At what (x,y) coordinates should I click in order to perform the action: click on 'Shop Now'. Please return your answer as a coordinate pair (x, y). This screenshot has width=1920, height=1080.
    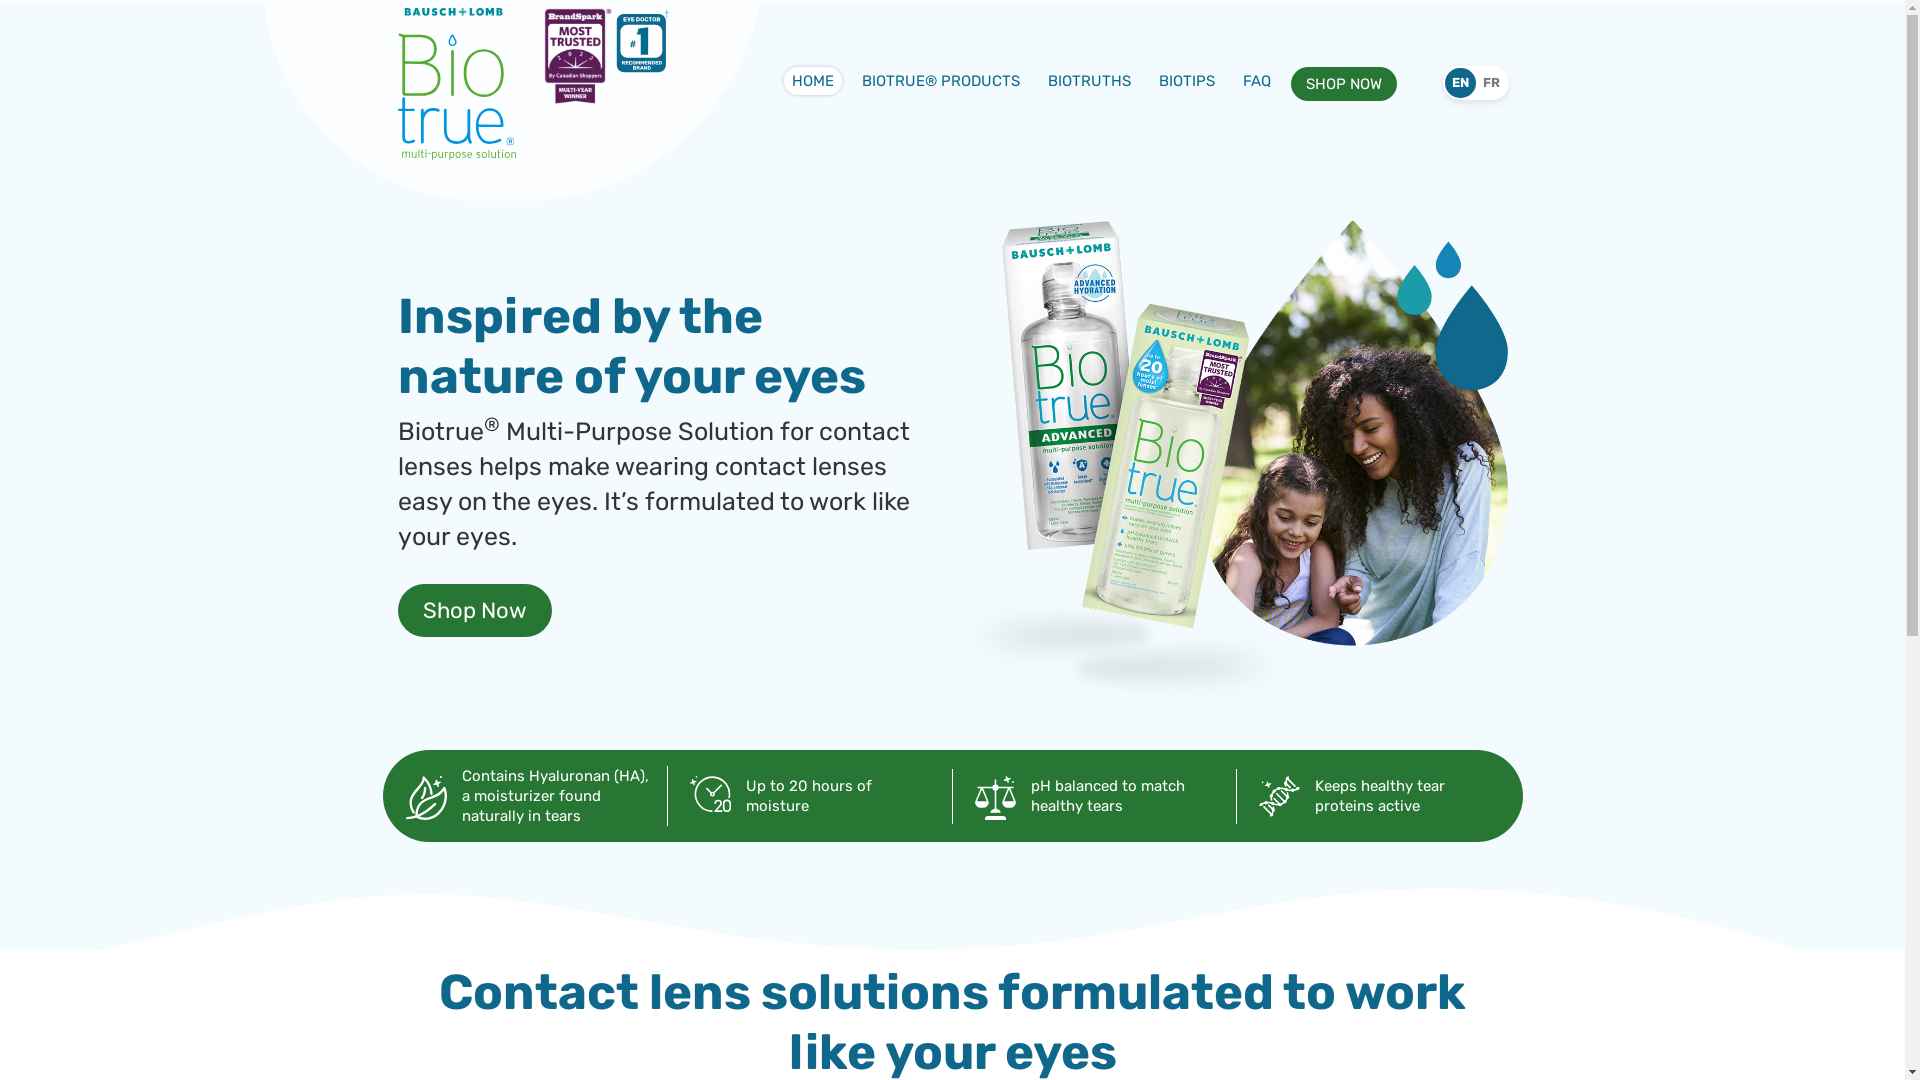
    Looking at the image, I should click on (474, 609).